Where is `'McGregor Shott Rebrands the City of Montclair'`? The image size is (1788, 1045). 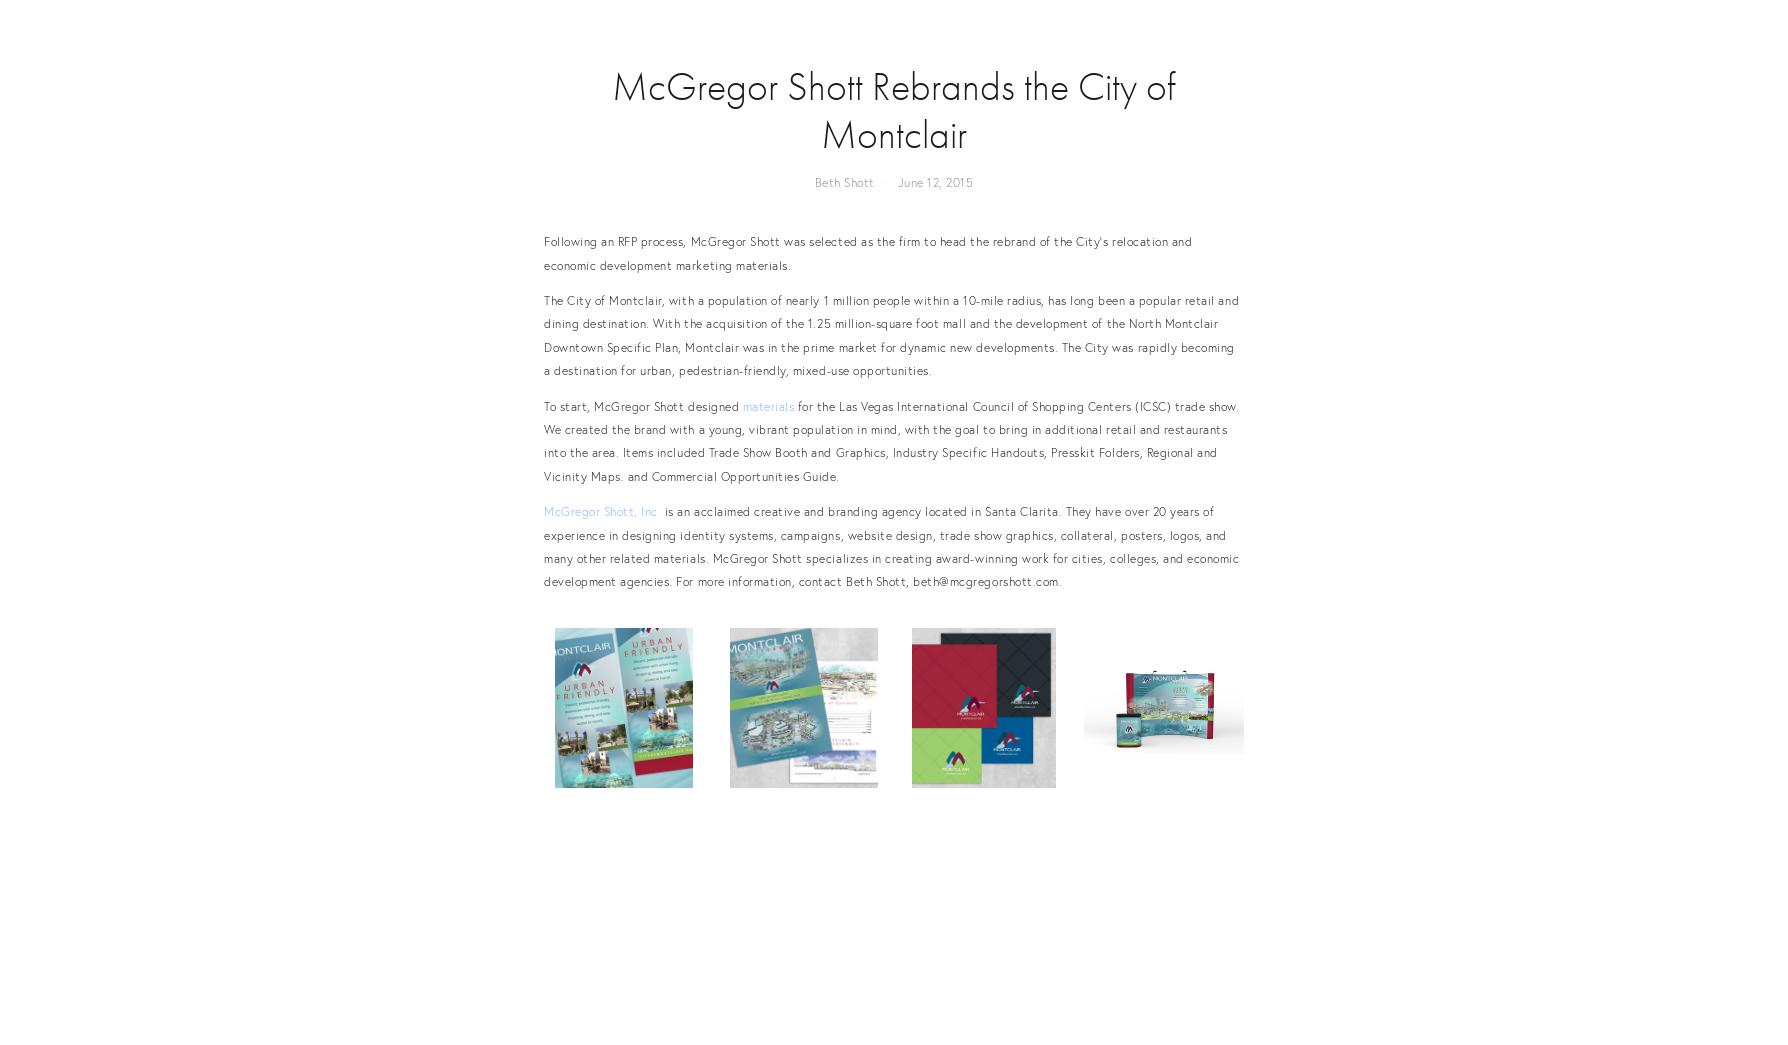
'McGregor Shott Rebrands the City of Montclair' is located at coordinates (894, 109).